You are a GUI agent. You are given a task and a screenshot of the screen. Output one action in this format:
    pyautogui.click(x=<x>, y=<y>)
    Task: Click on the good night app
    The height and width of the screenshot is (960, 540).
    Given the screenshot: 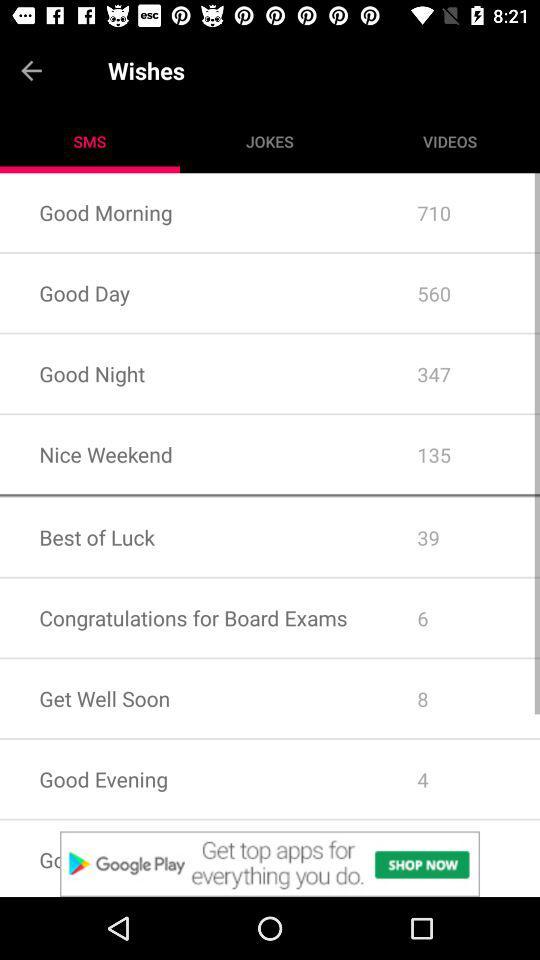 What is the action you would take?
    pyautogui.click(x=189, y=372)
    